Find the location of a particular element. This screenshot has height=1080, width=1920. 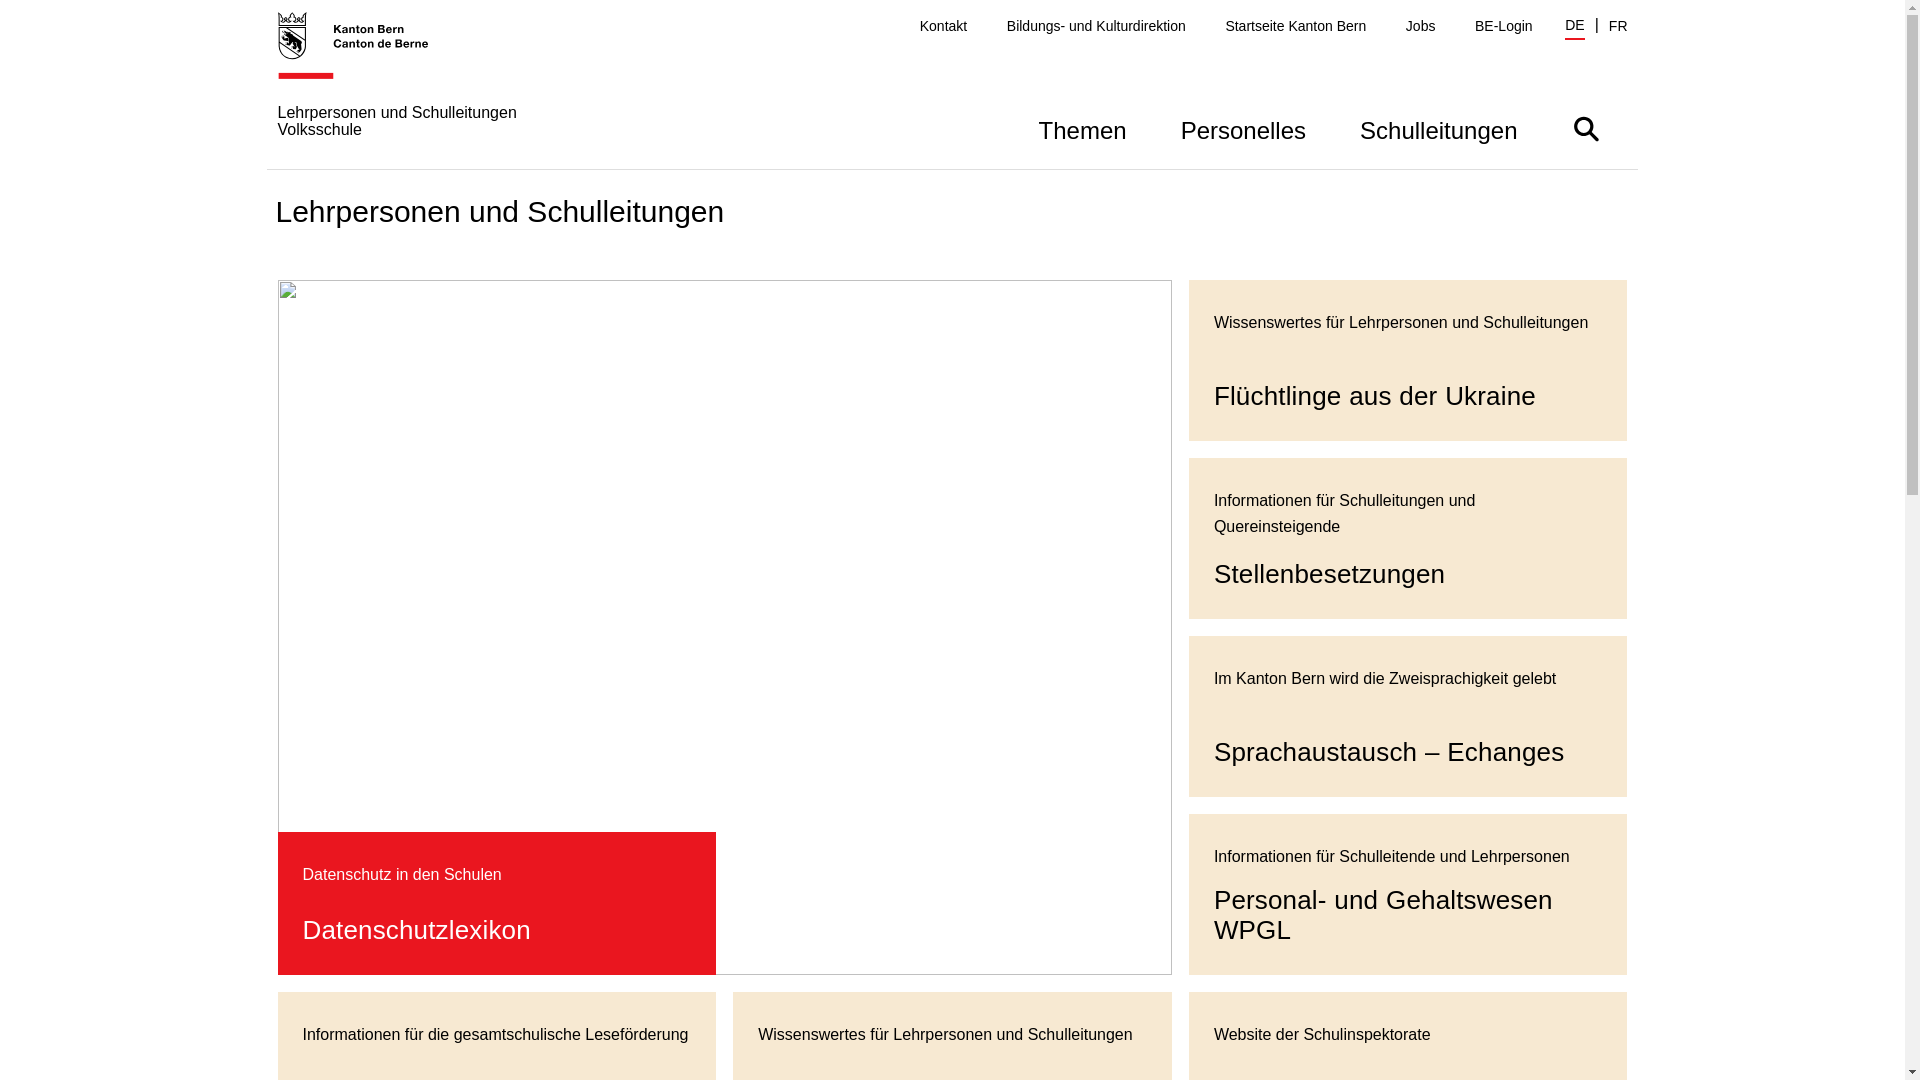

'Schulleitungen' is located at coordinates (1437, 128).